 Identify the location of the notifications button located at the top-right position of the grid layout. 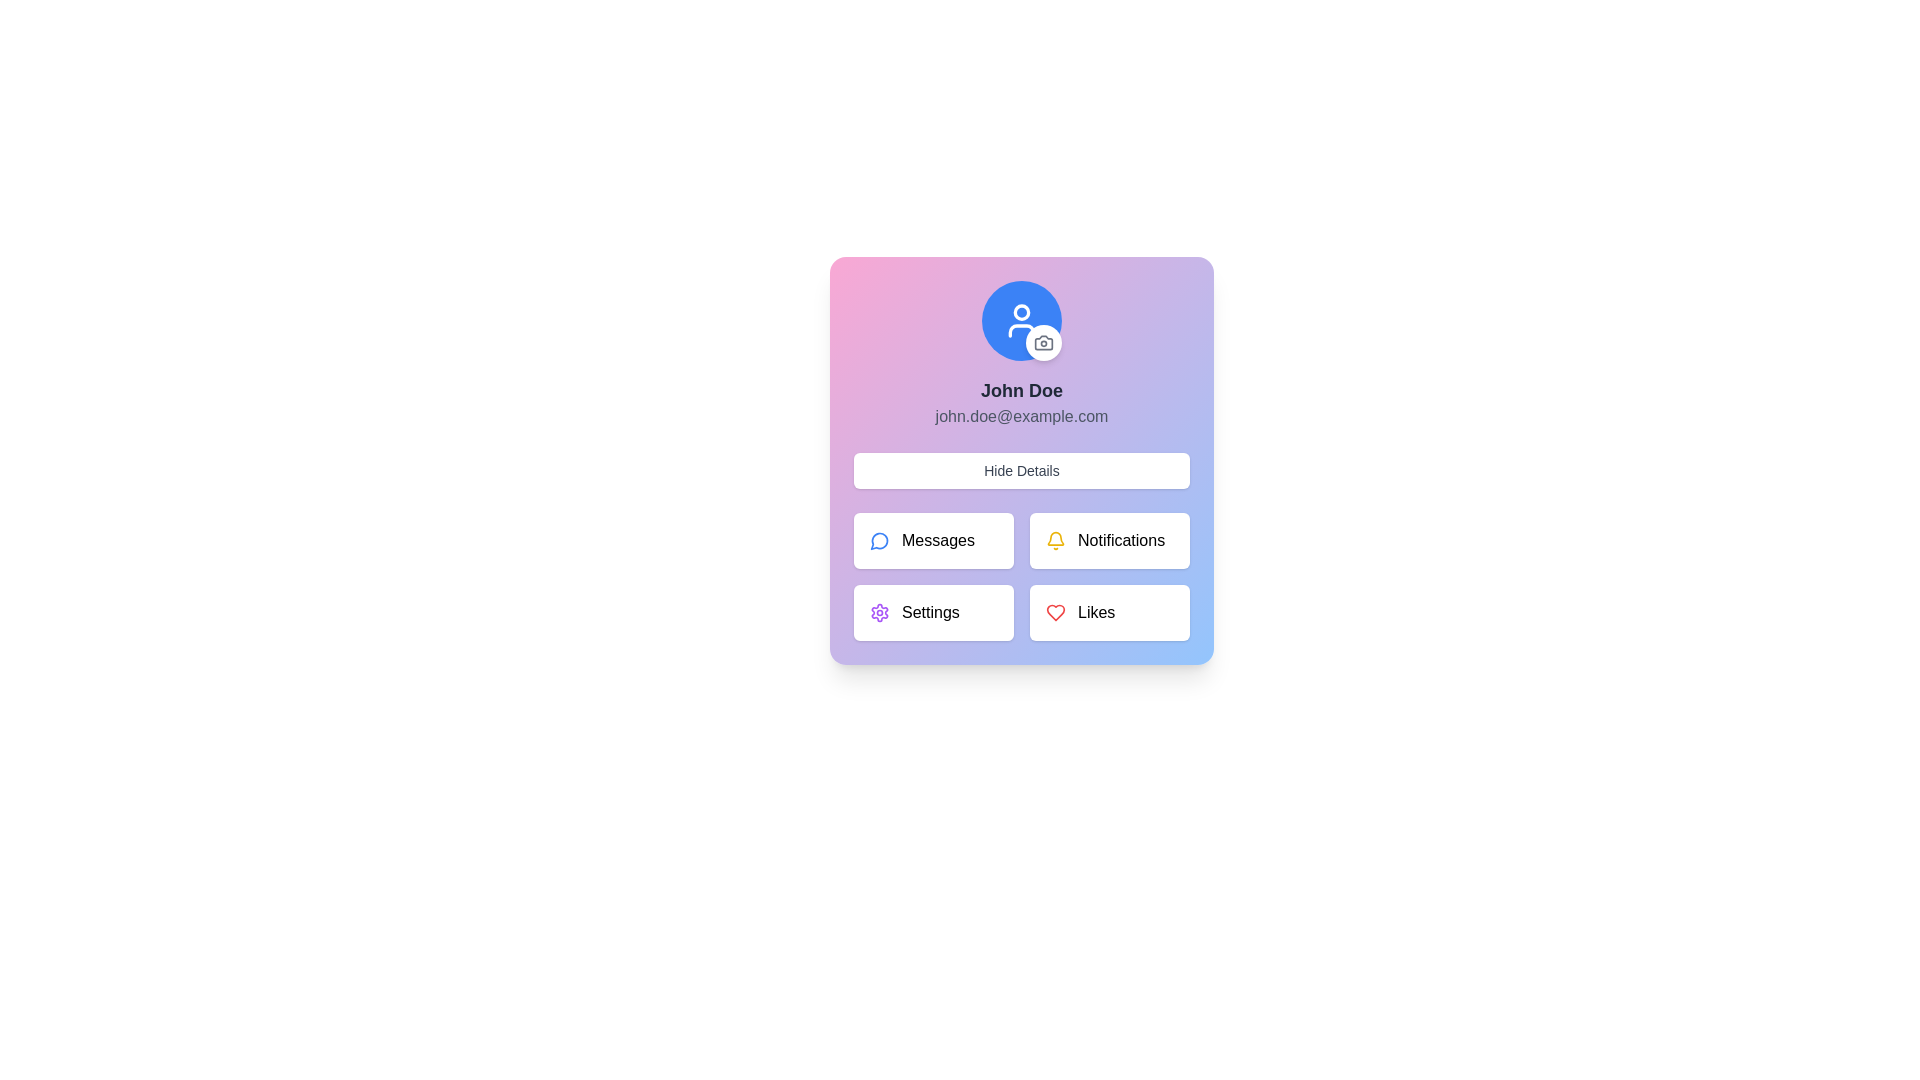
(1108, 540).